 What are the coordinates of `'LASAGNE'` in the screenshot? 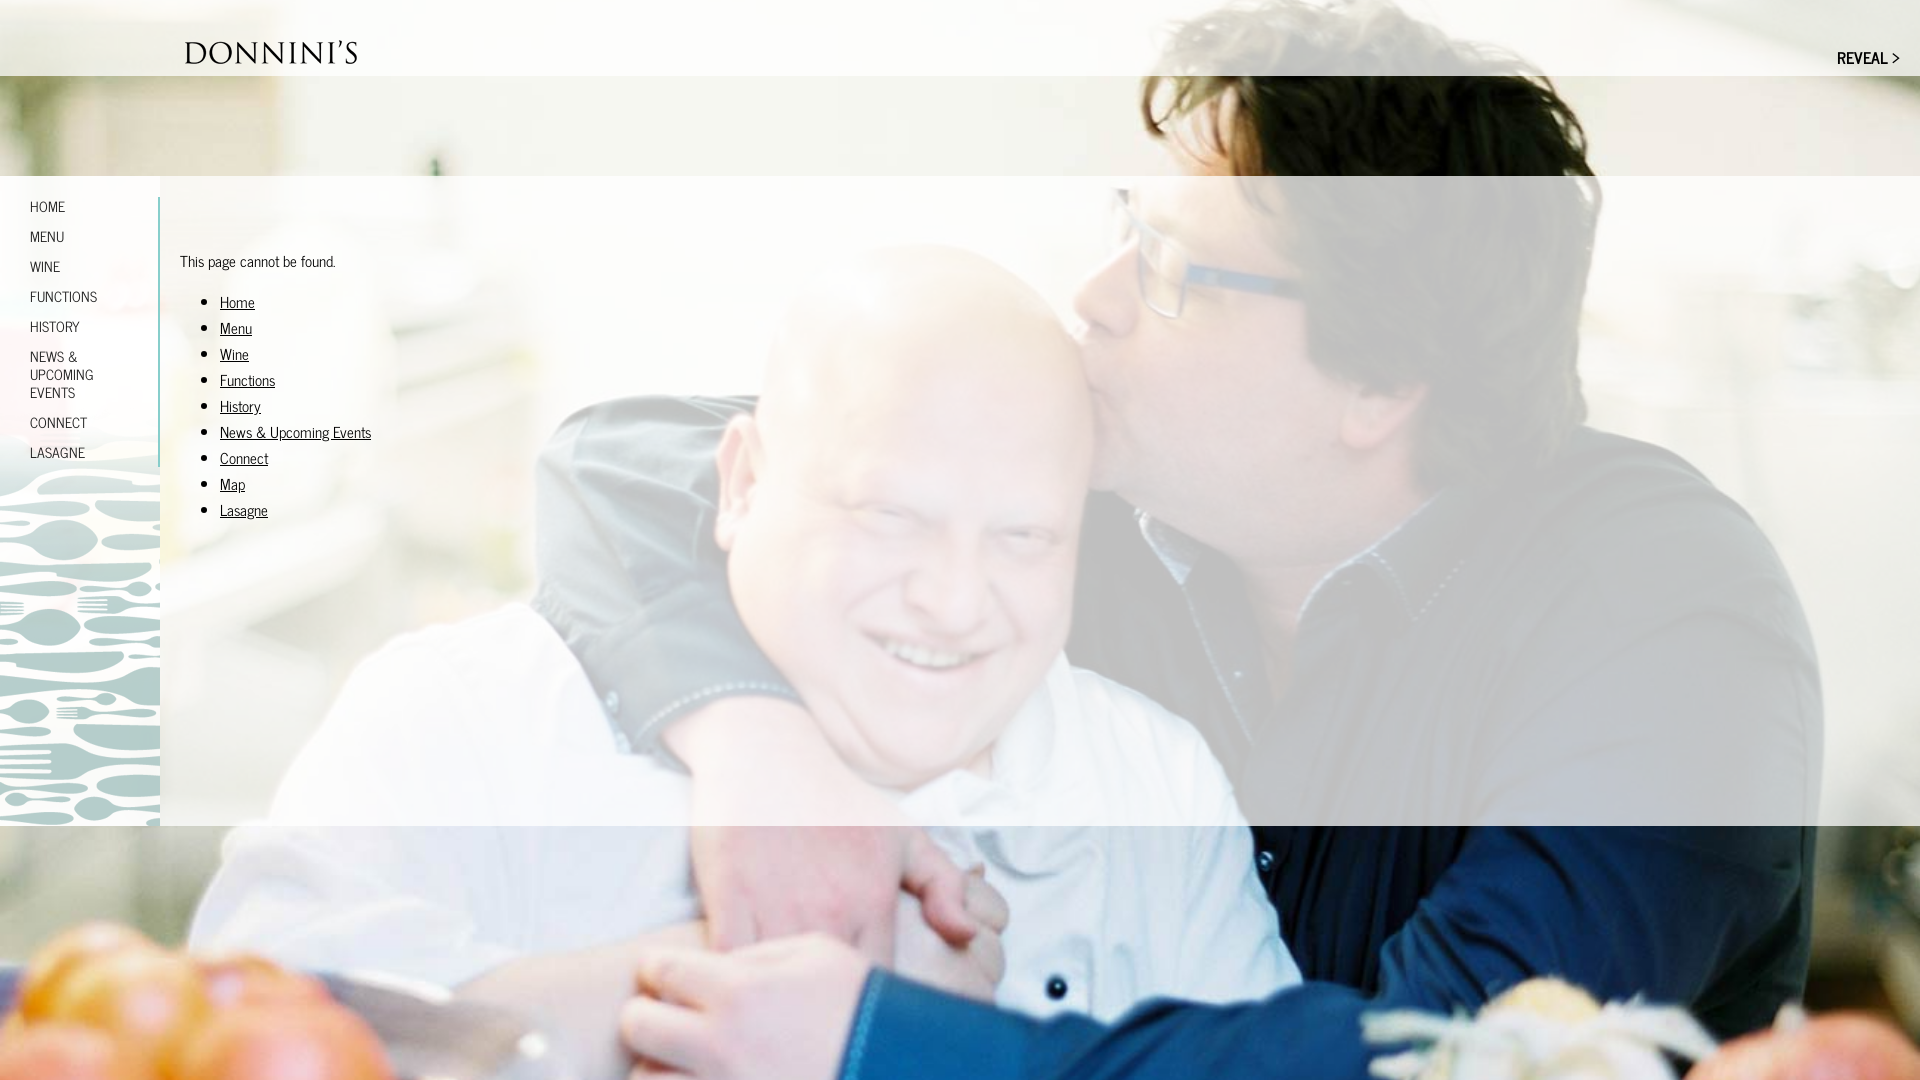 It's located at (80, 451).